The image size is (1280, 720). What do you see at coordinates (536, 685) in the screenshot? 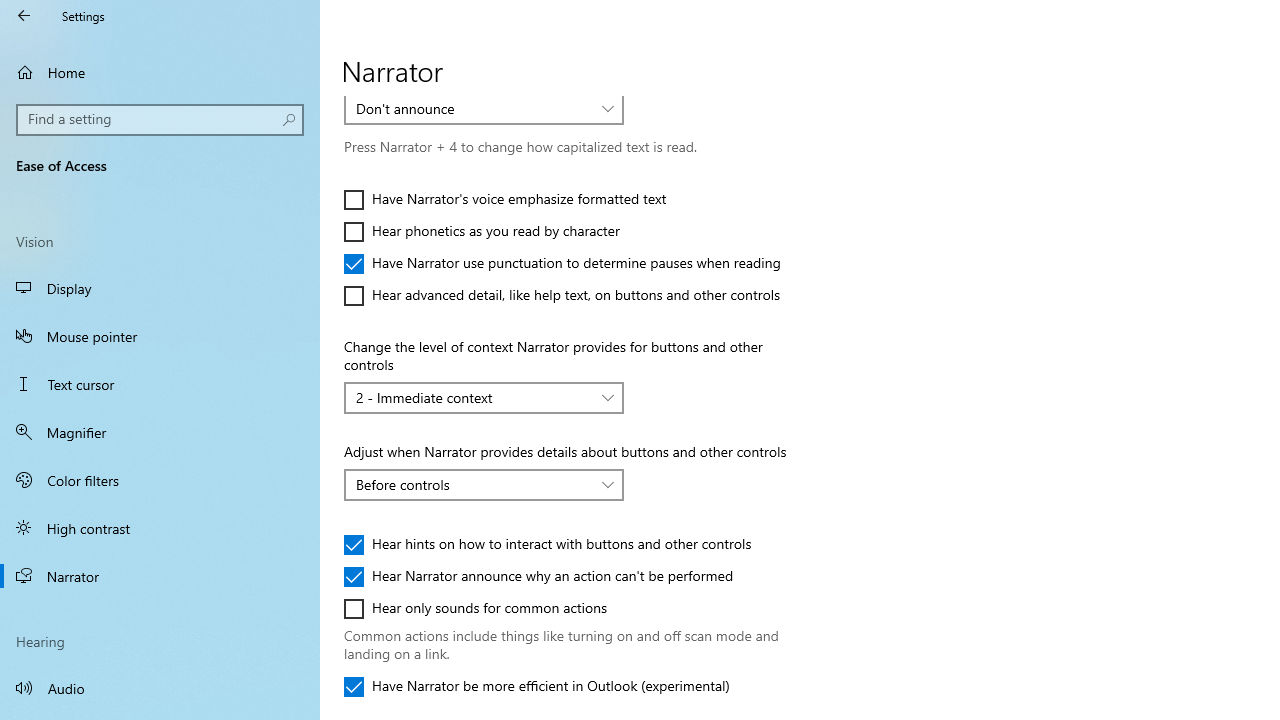
I see `'Have Narrator be more efficient in Outlook (experimental)'` at bounding box center [536, 685].